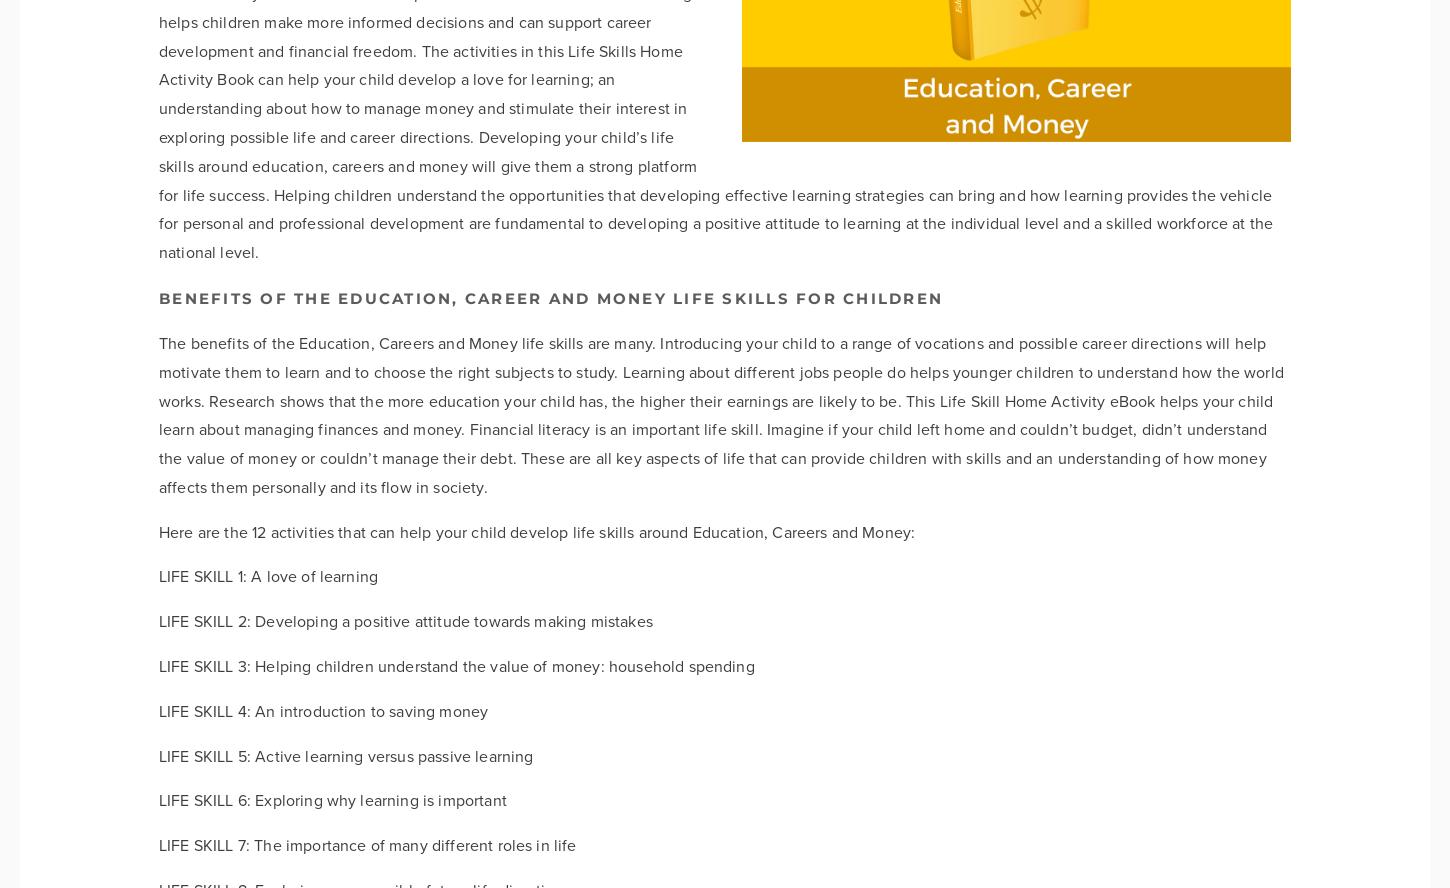 This screenshot has height=888, width=1450. Describe the element at coordinates (268, 576) in the screenshot. I see `'LIFE SKILL 1: A love of learning'` at that location.